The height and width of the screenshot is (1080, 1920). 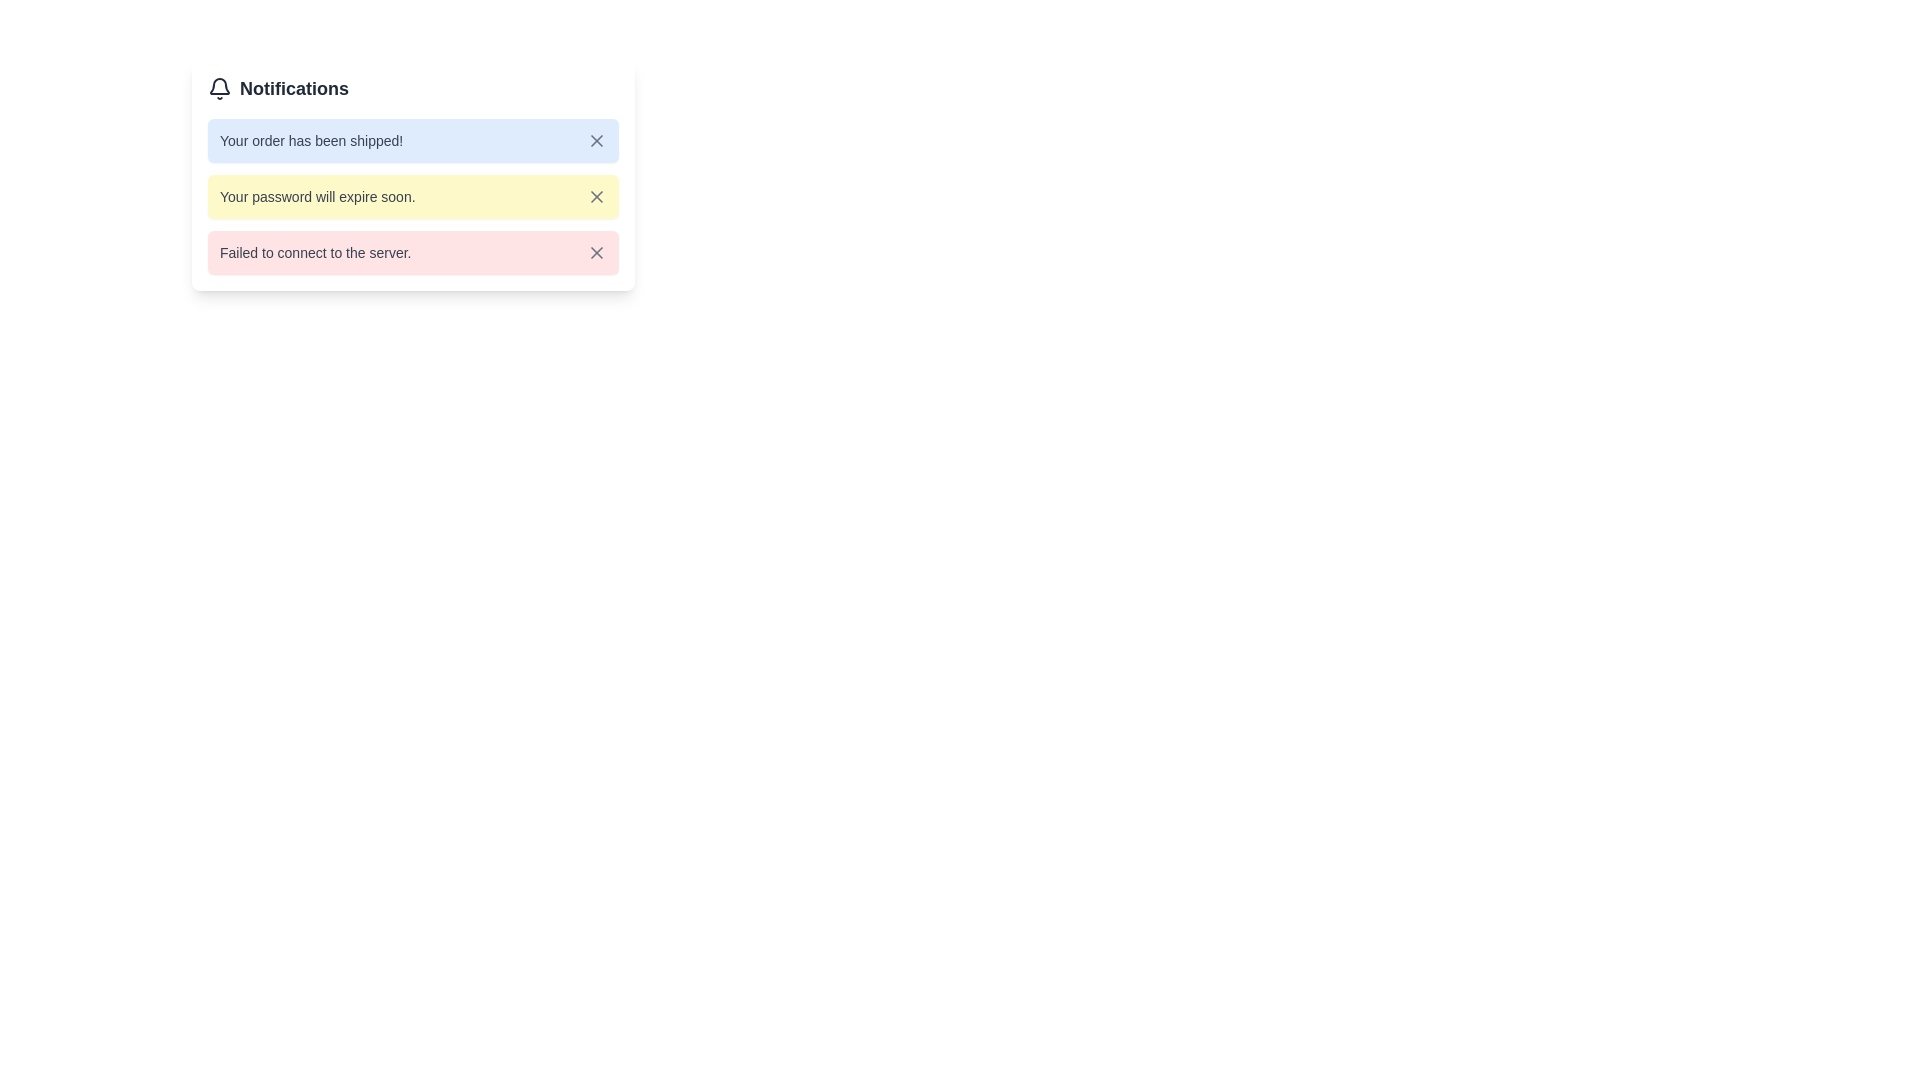 I want to click on the bell-shaped icon with a thin black outline, located to the left of the 'Notifications' label, so click(x=220, y=87).